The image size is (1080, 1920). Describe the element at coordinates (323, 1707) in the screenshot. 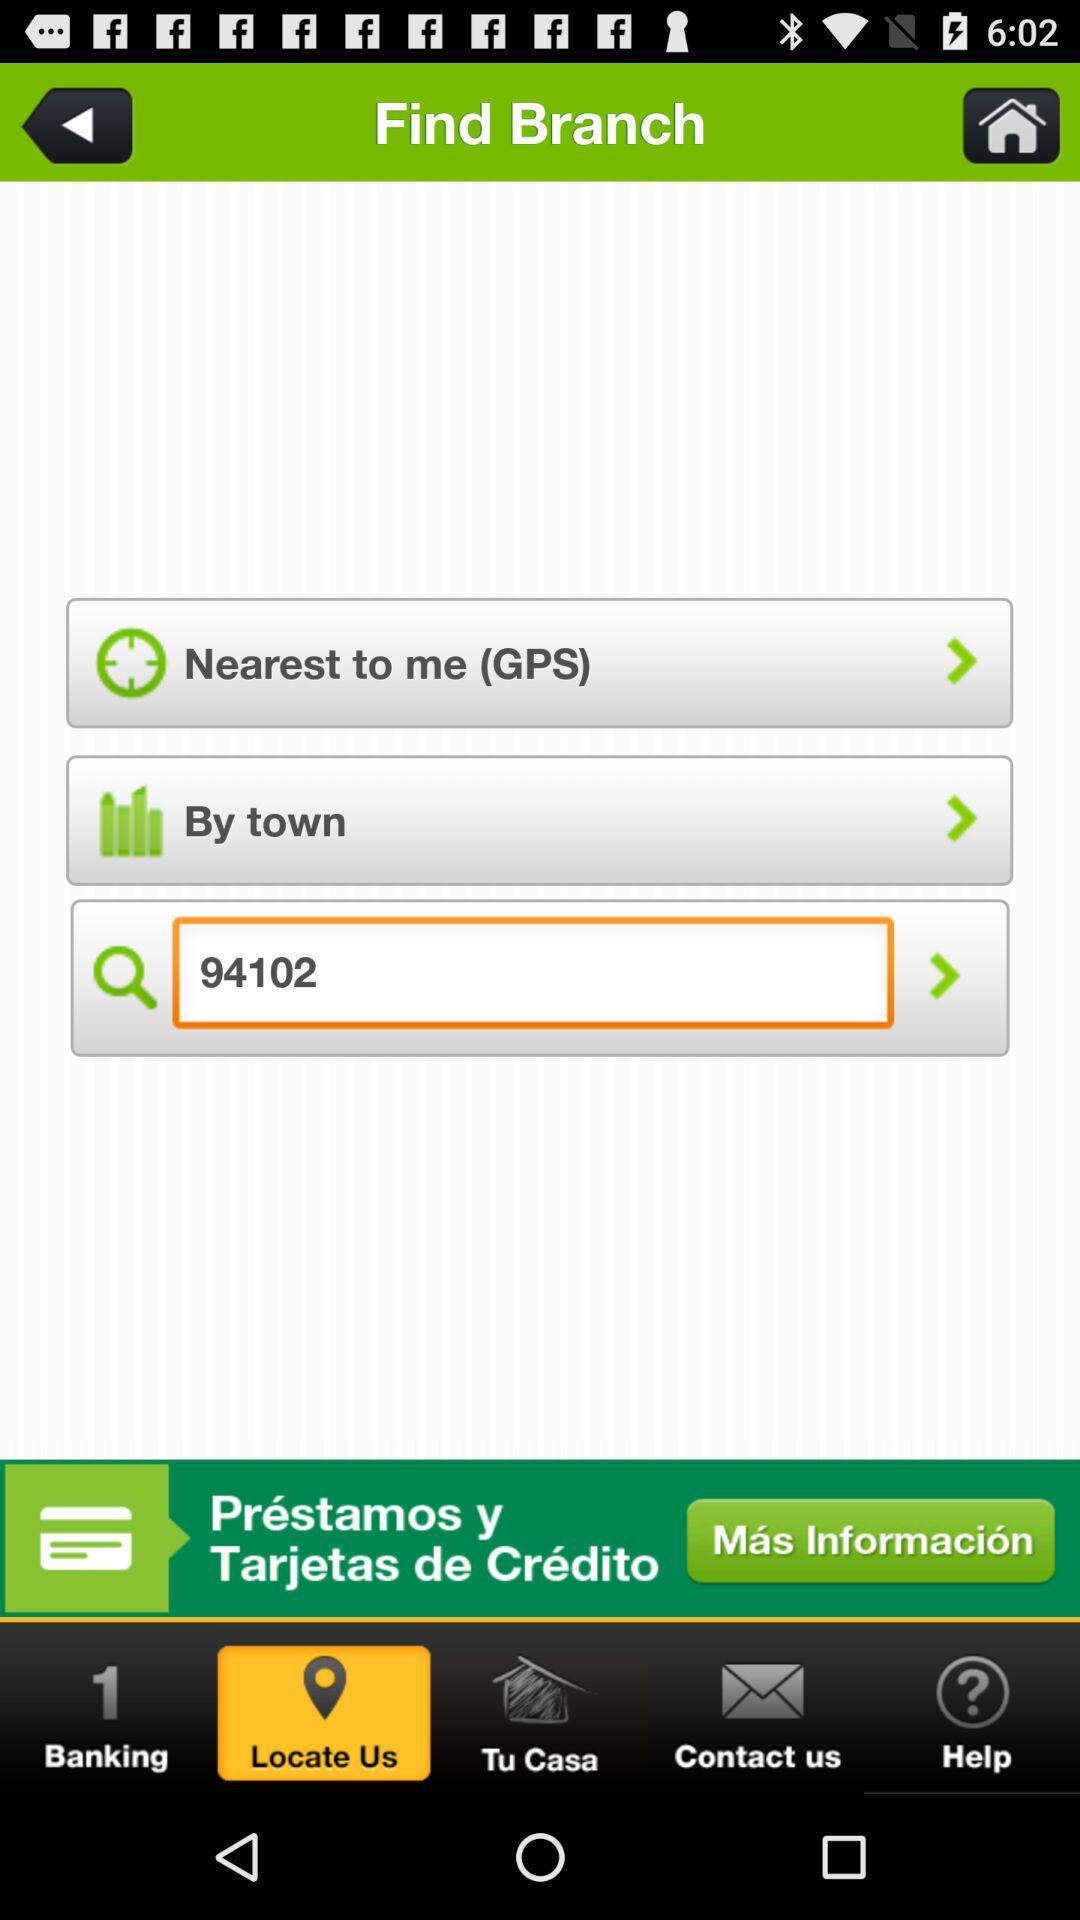

I see `show on map` at that location.